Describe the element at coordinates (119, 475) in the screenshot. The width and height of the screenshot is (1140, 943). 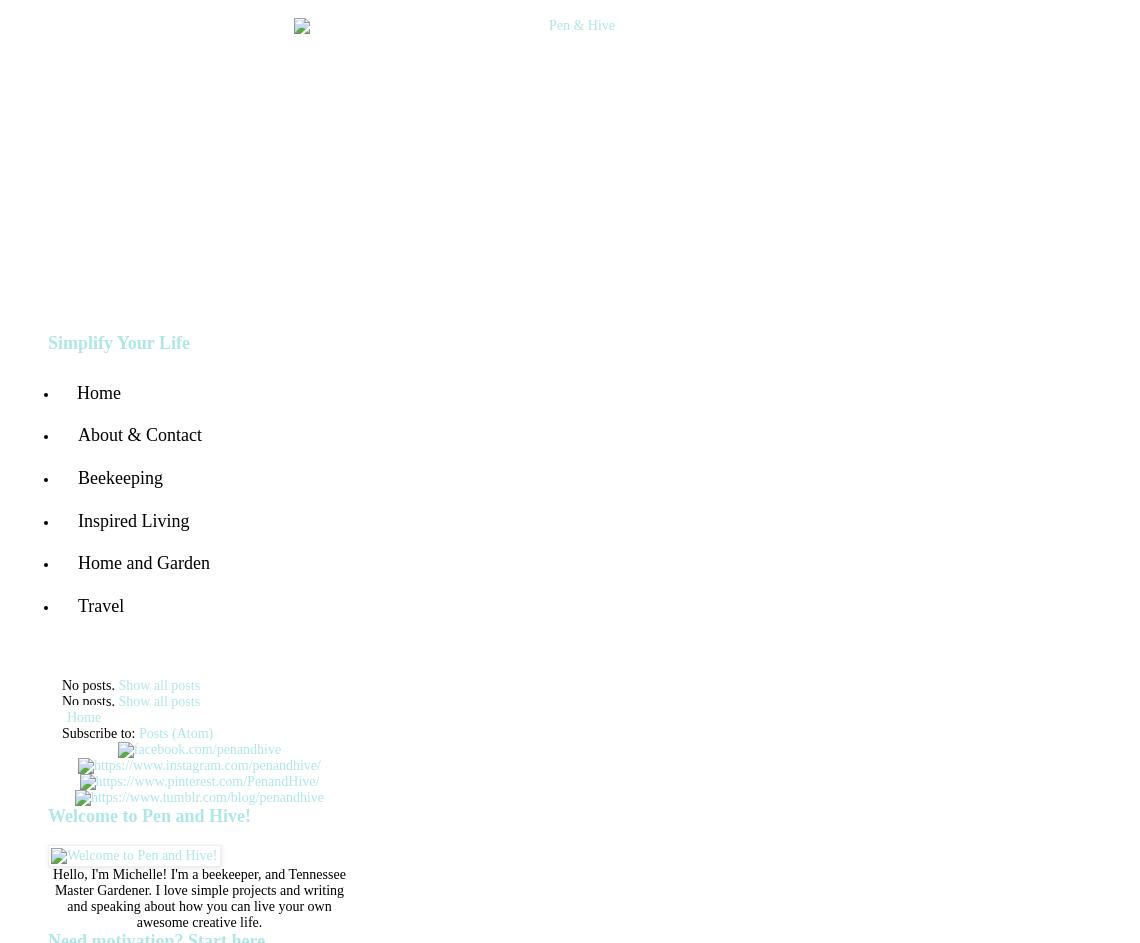
I see `'Beekeeping'` at that location.